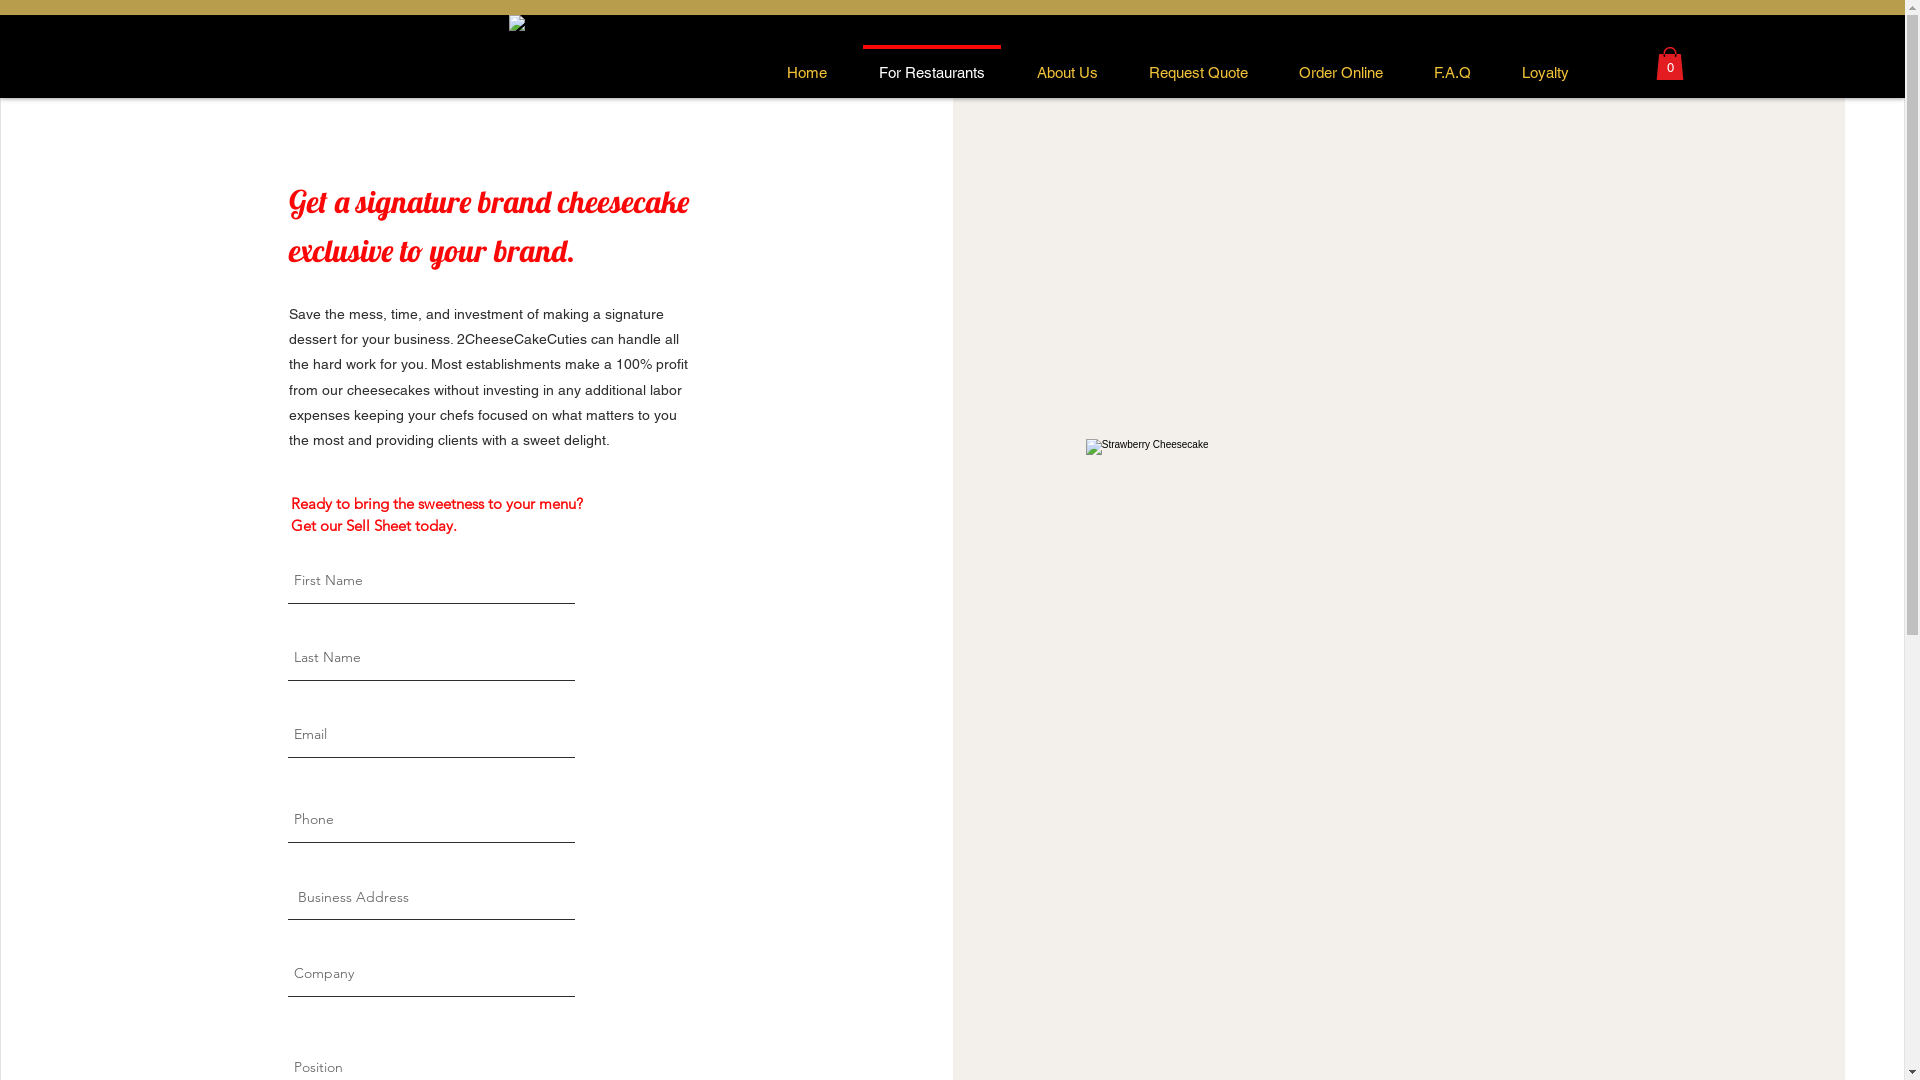 The width and height of the screenshot is (1920, 1080). I want to click on '0', so click(1656, 62).